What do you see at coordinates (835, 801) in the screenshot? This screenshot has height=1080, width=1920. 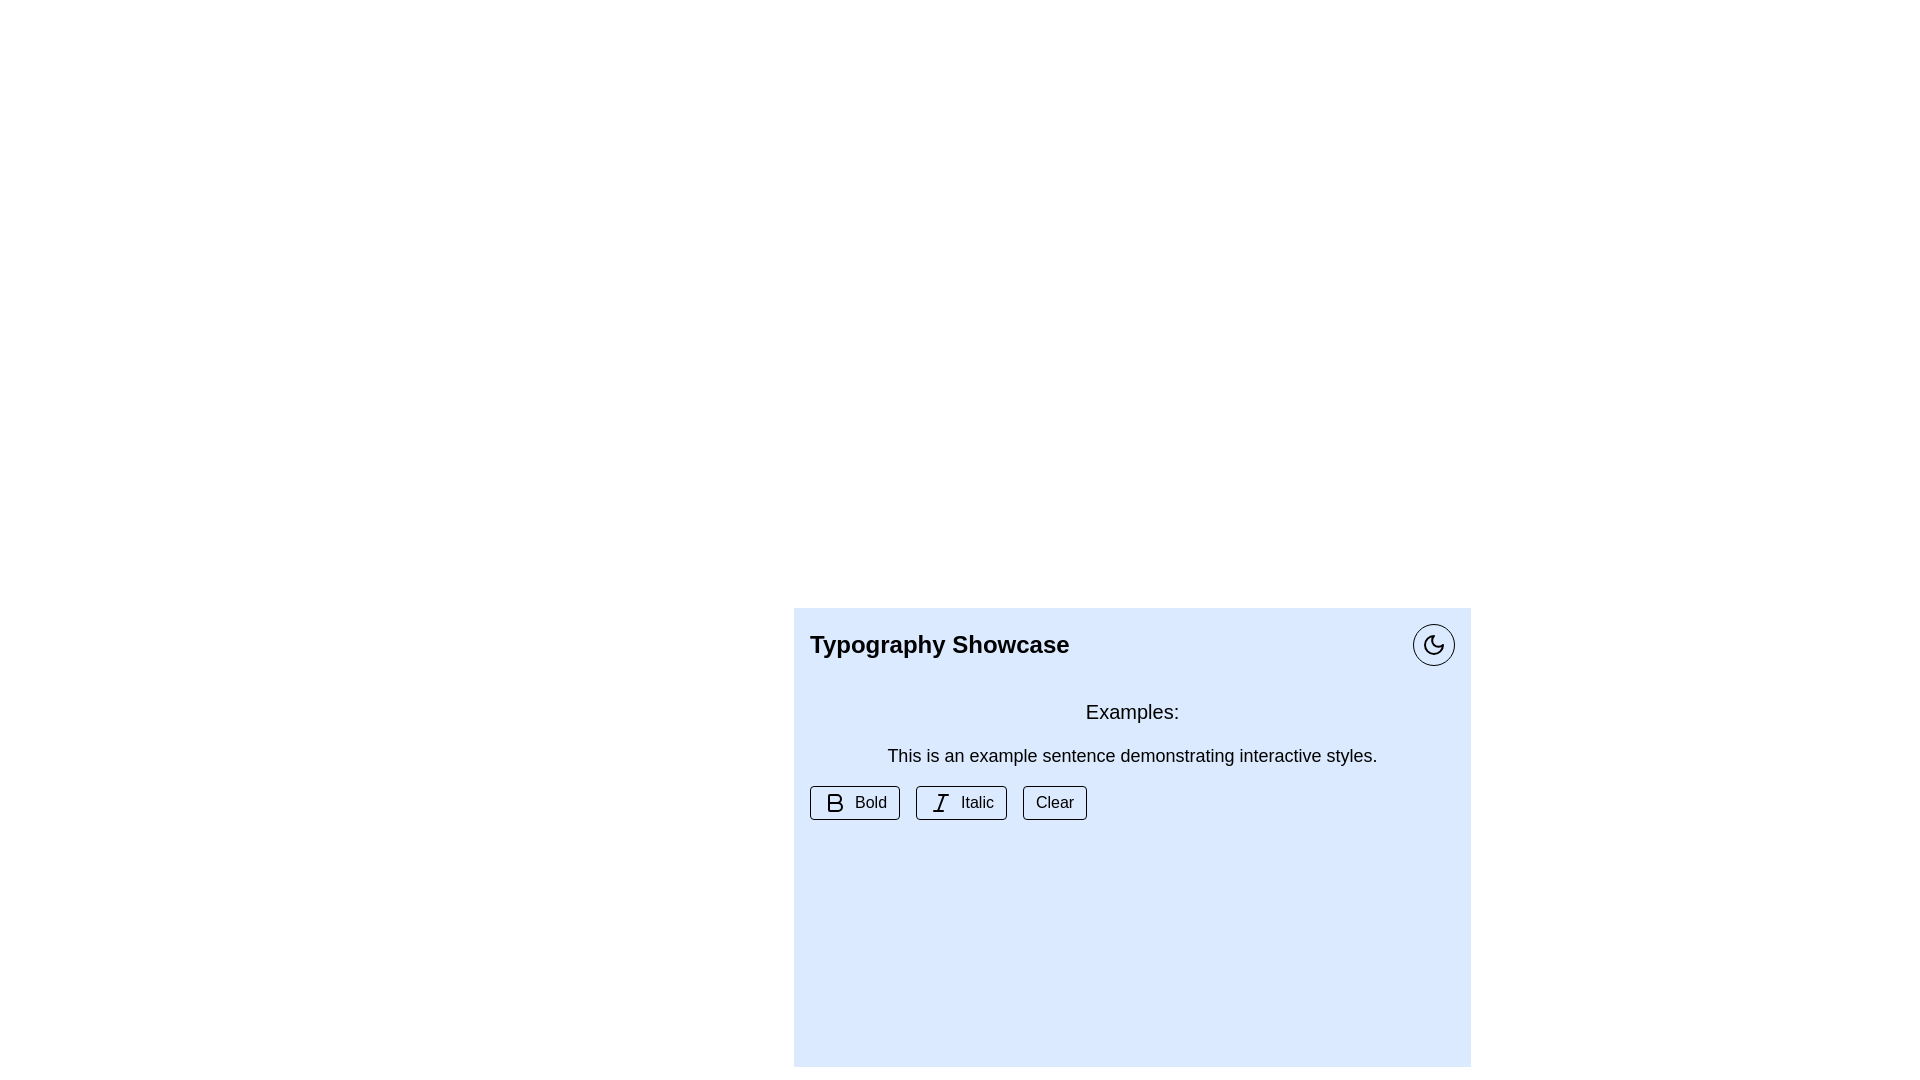 I see `the button containing the bold 'B' SVG icon to apply bold styling` at bounding box center [835, 801].